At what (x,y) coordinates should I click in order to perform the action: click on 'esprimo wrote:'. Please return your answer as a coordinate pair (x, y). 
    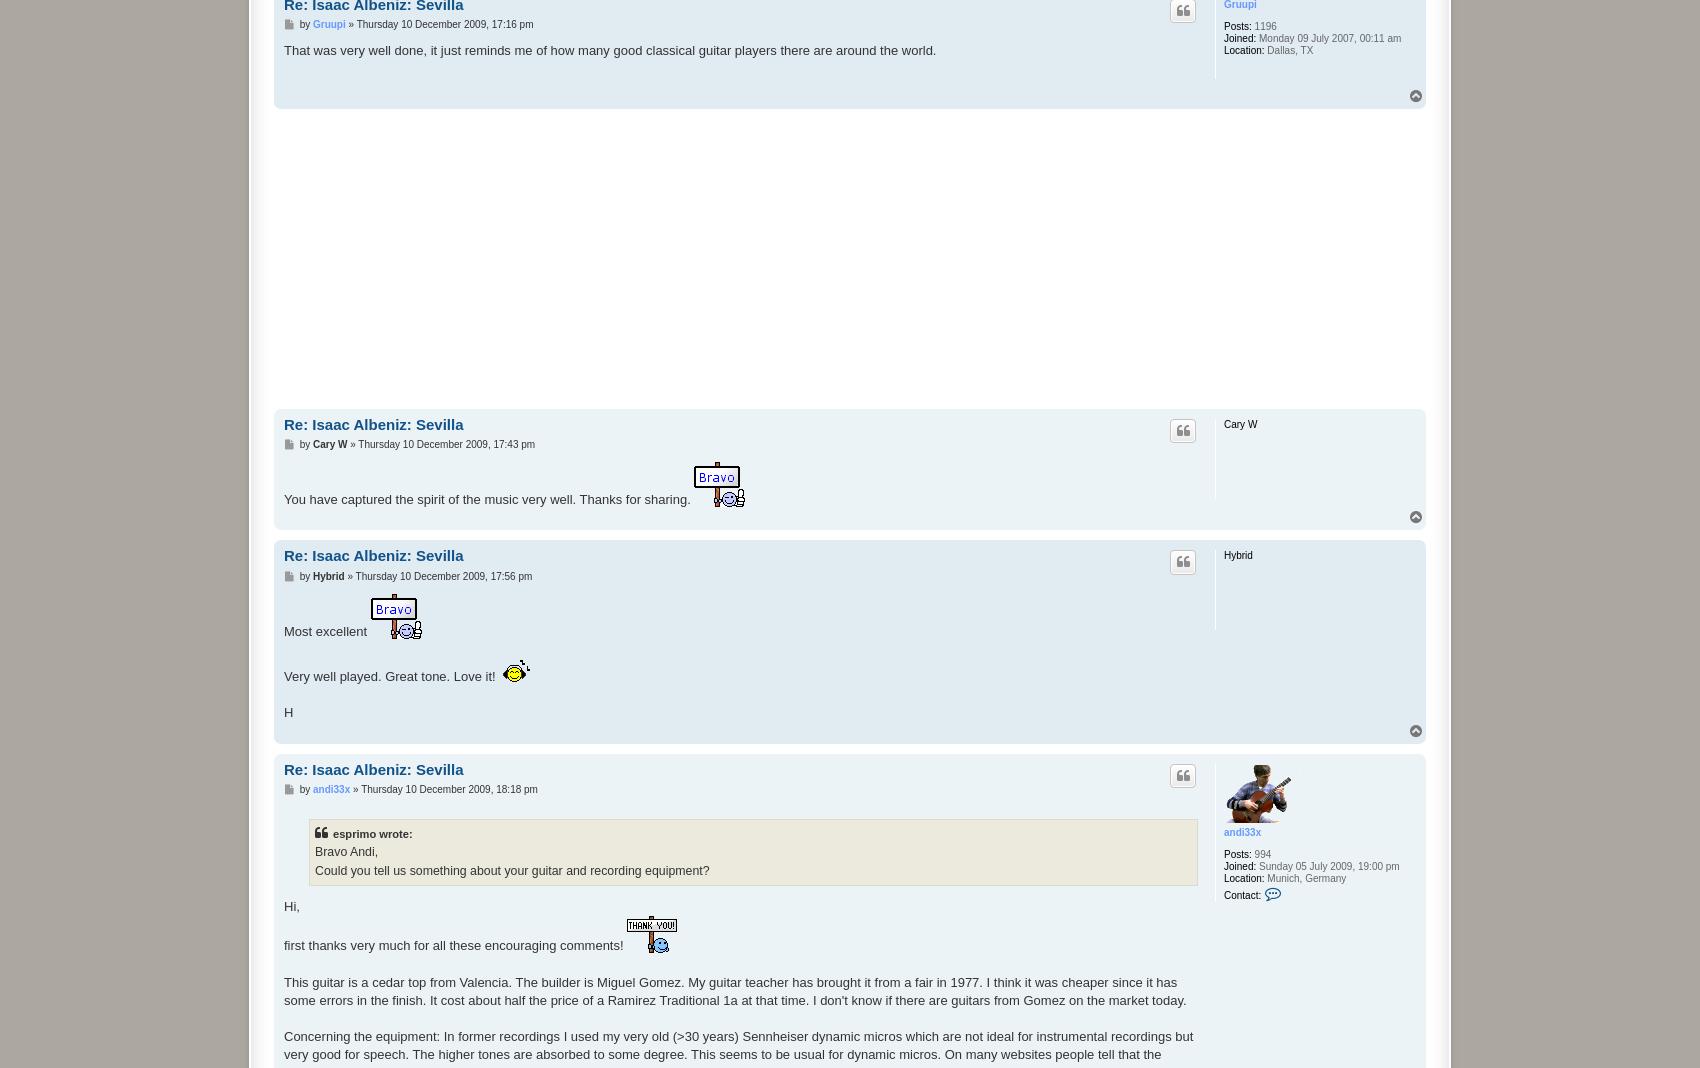
    Looking at the image, I should click on (371, 833).